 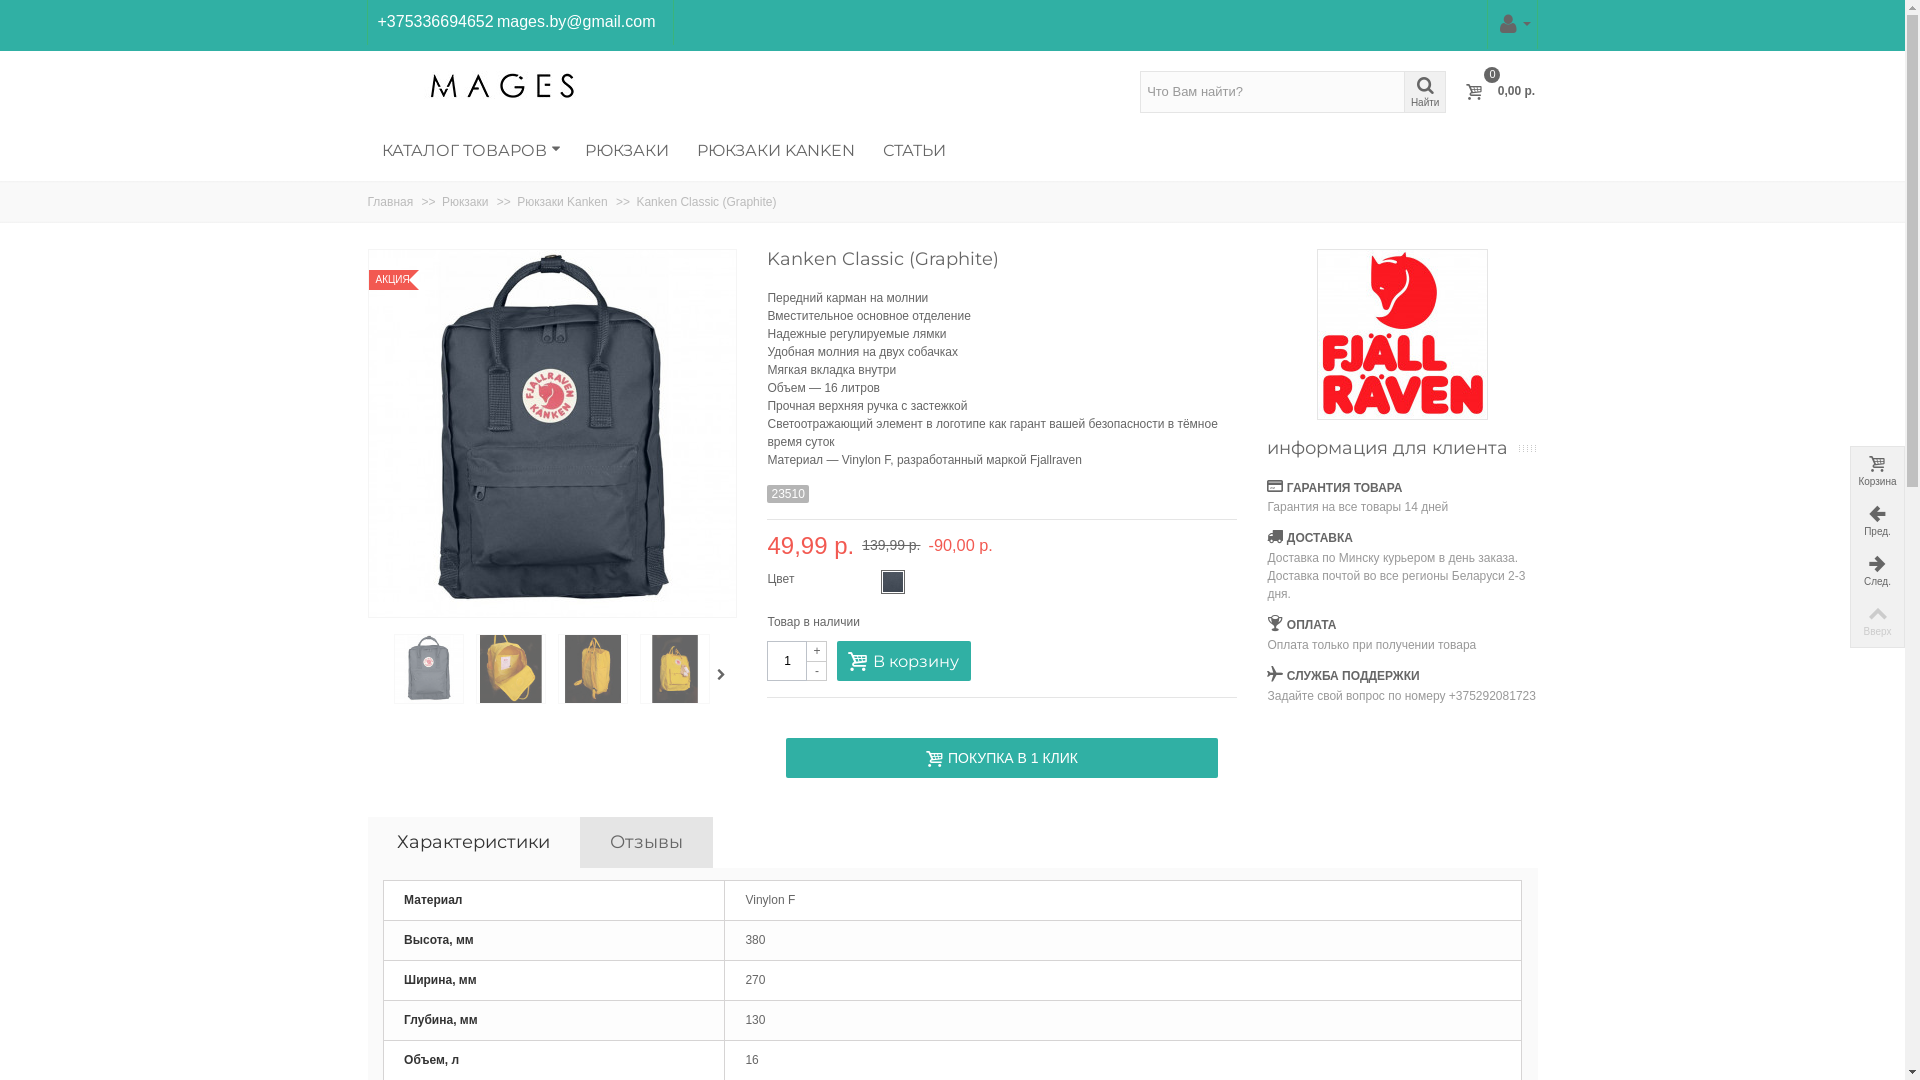 I want to click on '-', so click(x=806, y=671).